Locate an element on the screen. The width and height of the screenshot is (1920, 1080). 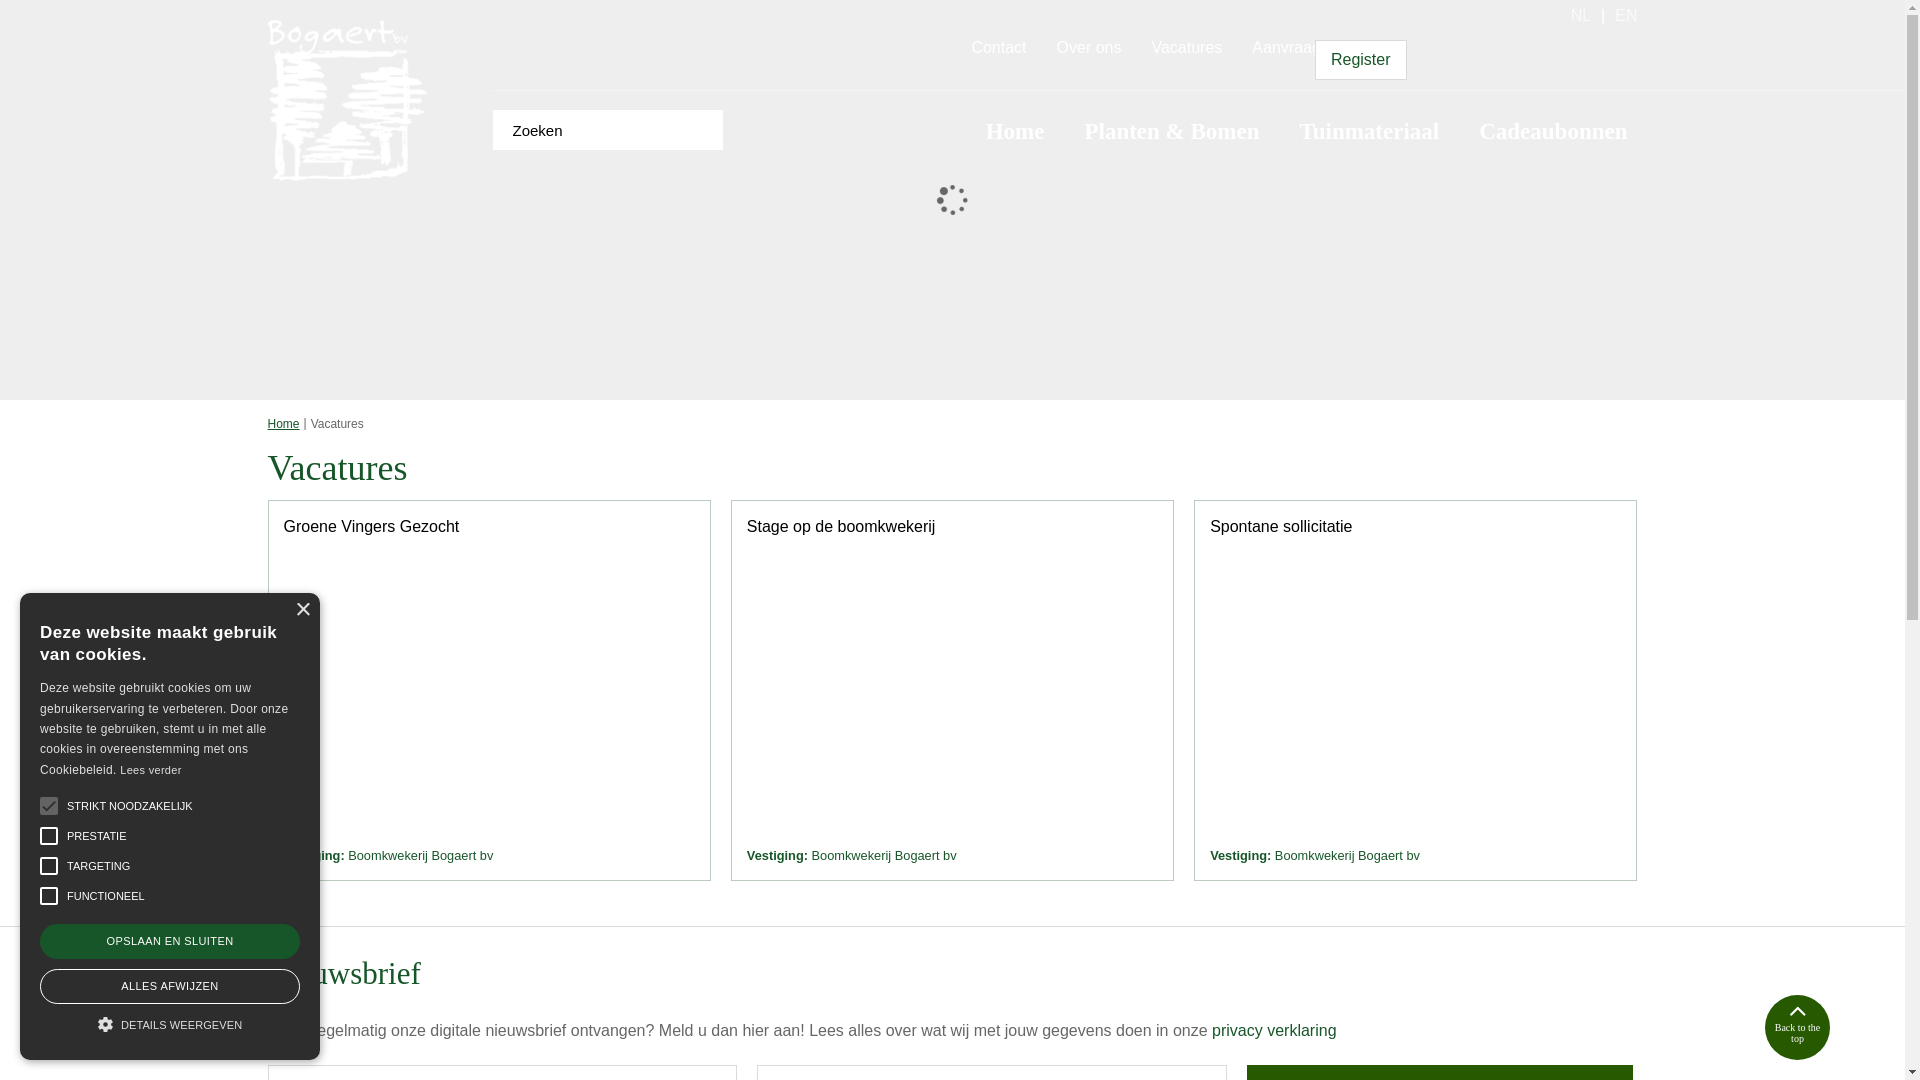
'Tuinmateriaal' is located at coordinates (1368, 131).